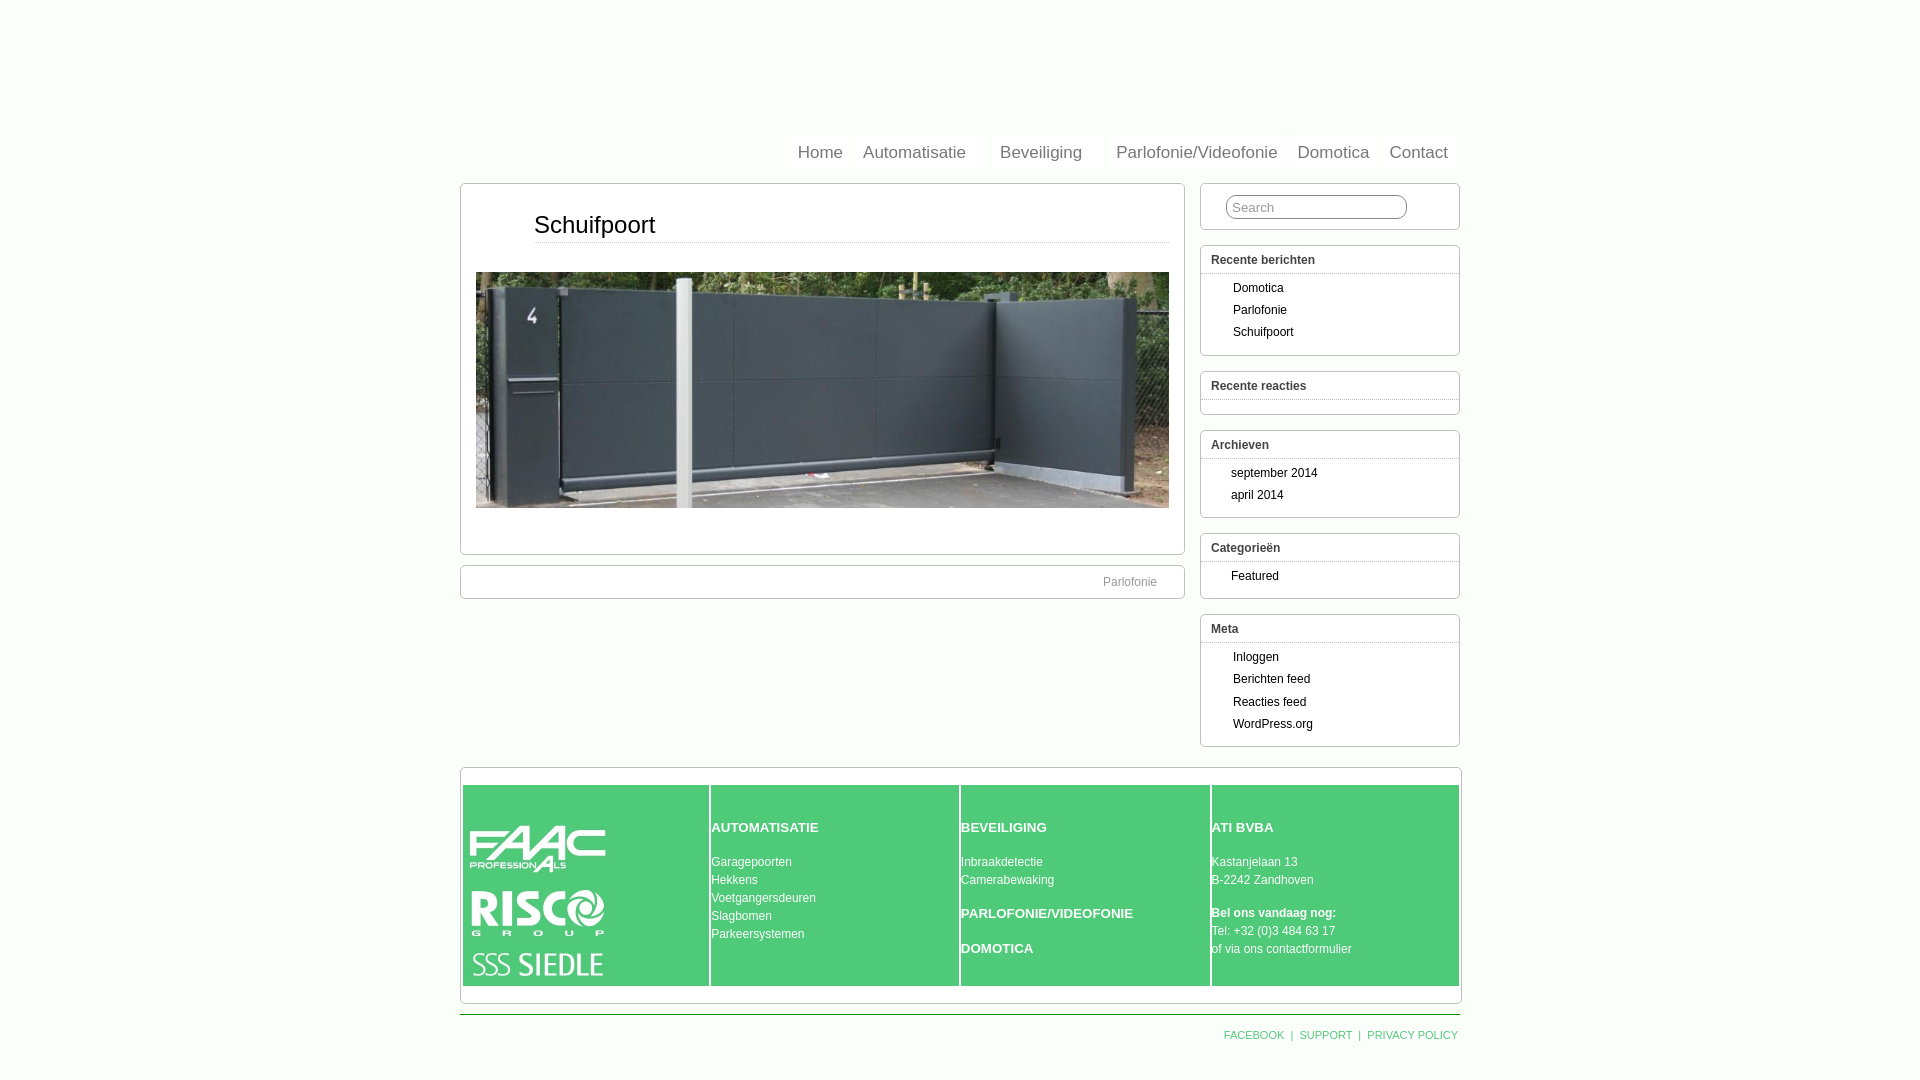  I want to click on 'AUTOMATISATIE', so click(763, 828).